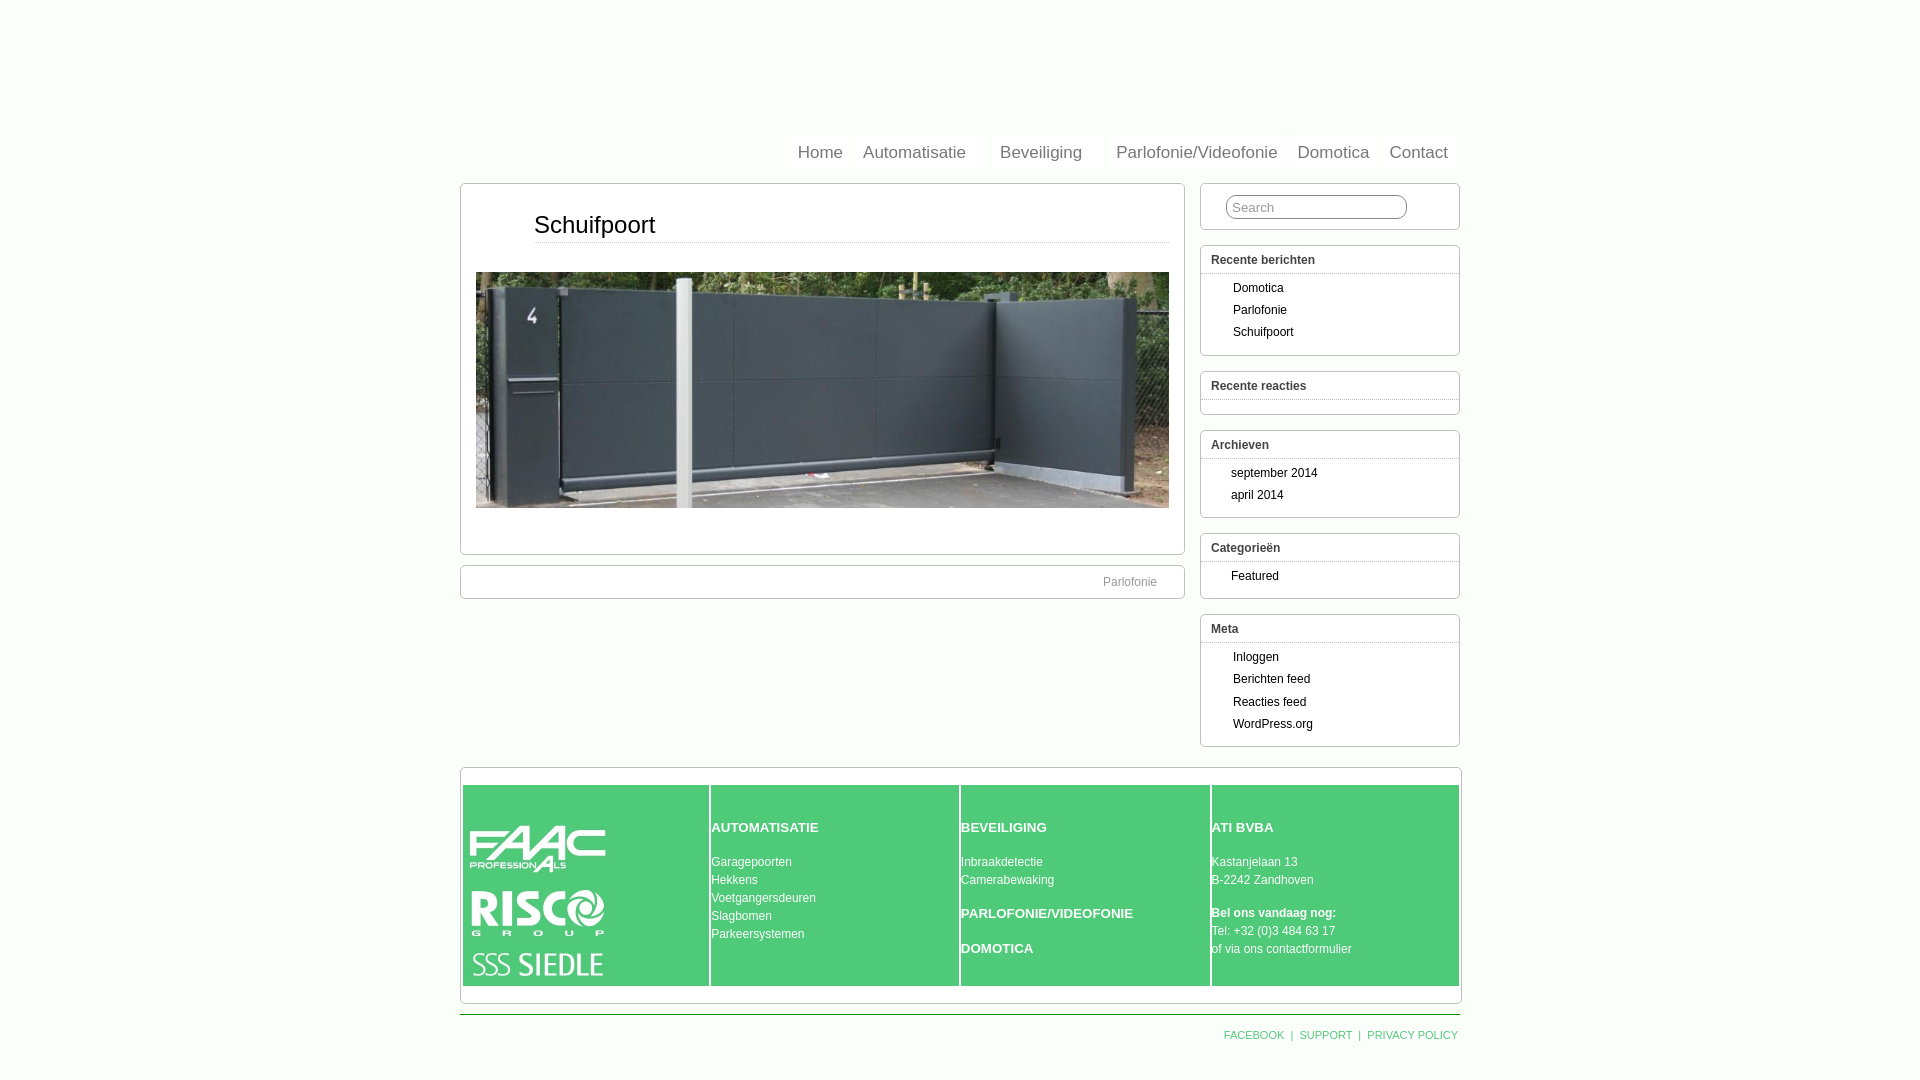  I want to click on 'AUTOMATISATIE', so click(763, 828).